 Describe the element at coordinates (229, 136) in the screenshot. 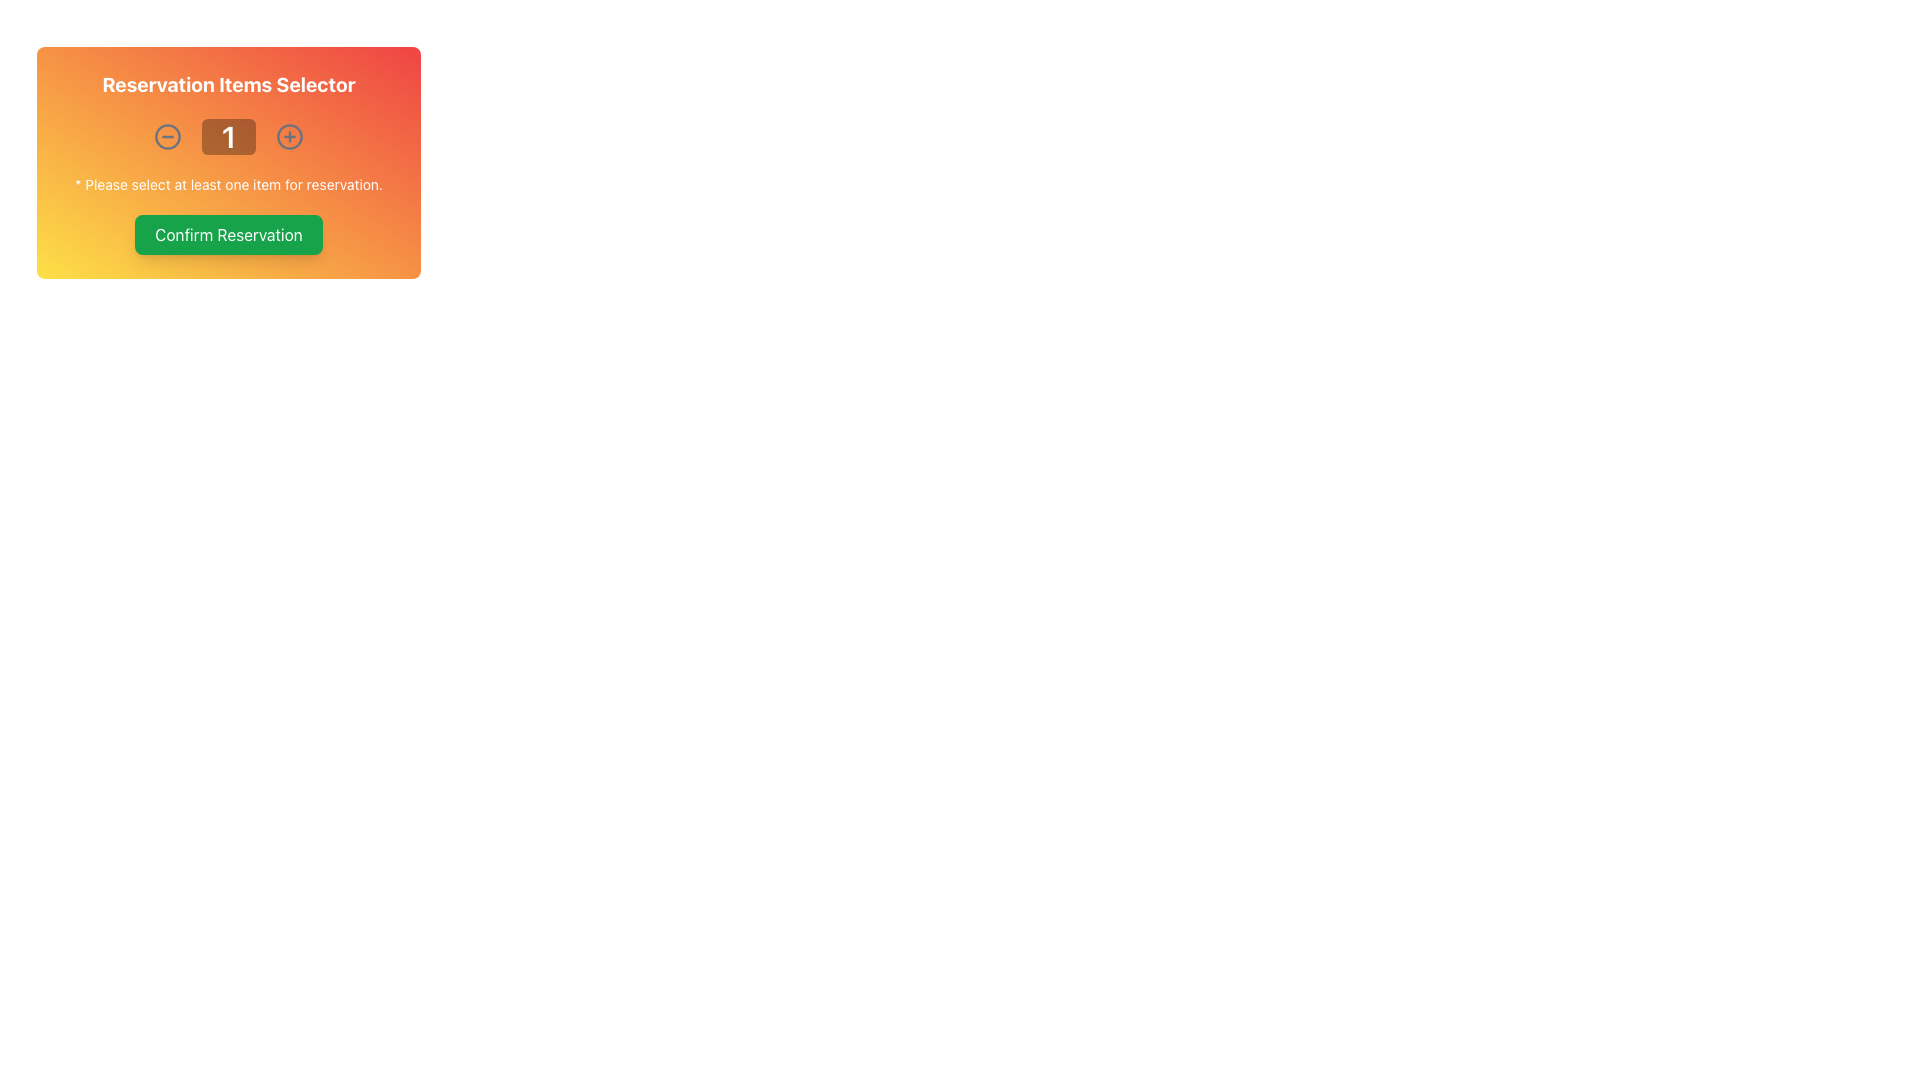

I see `the textual numeral '1' displayed in a bold, large font within the quantity selector, which is styled against a dark, semi-transparent background` at that location.